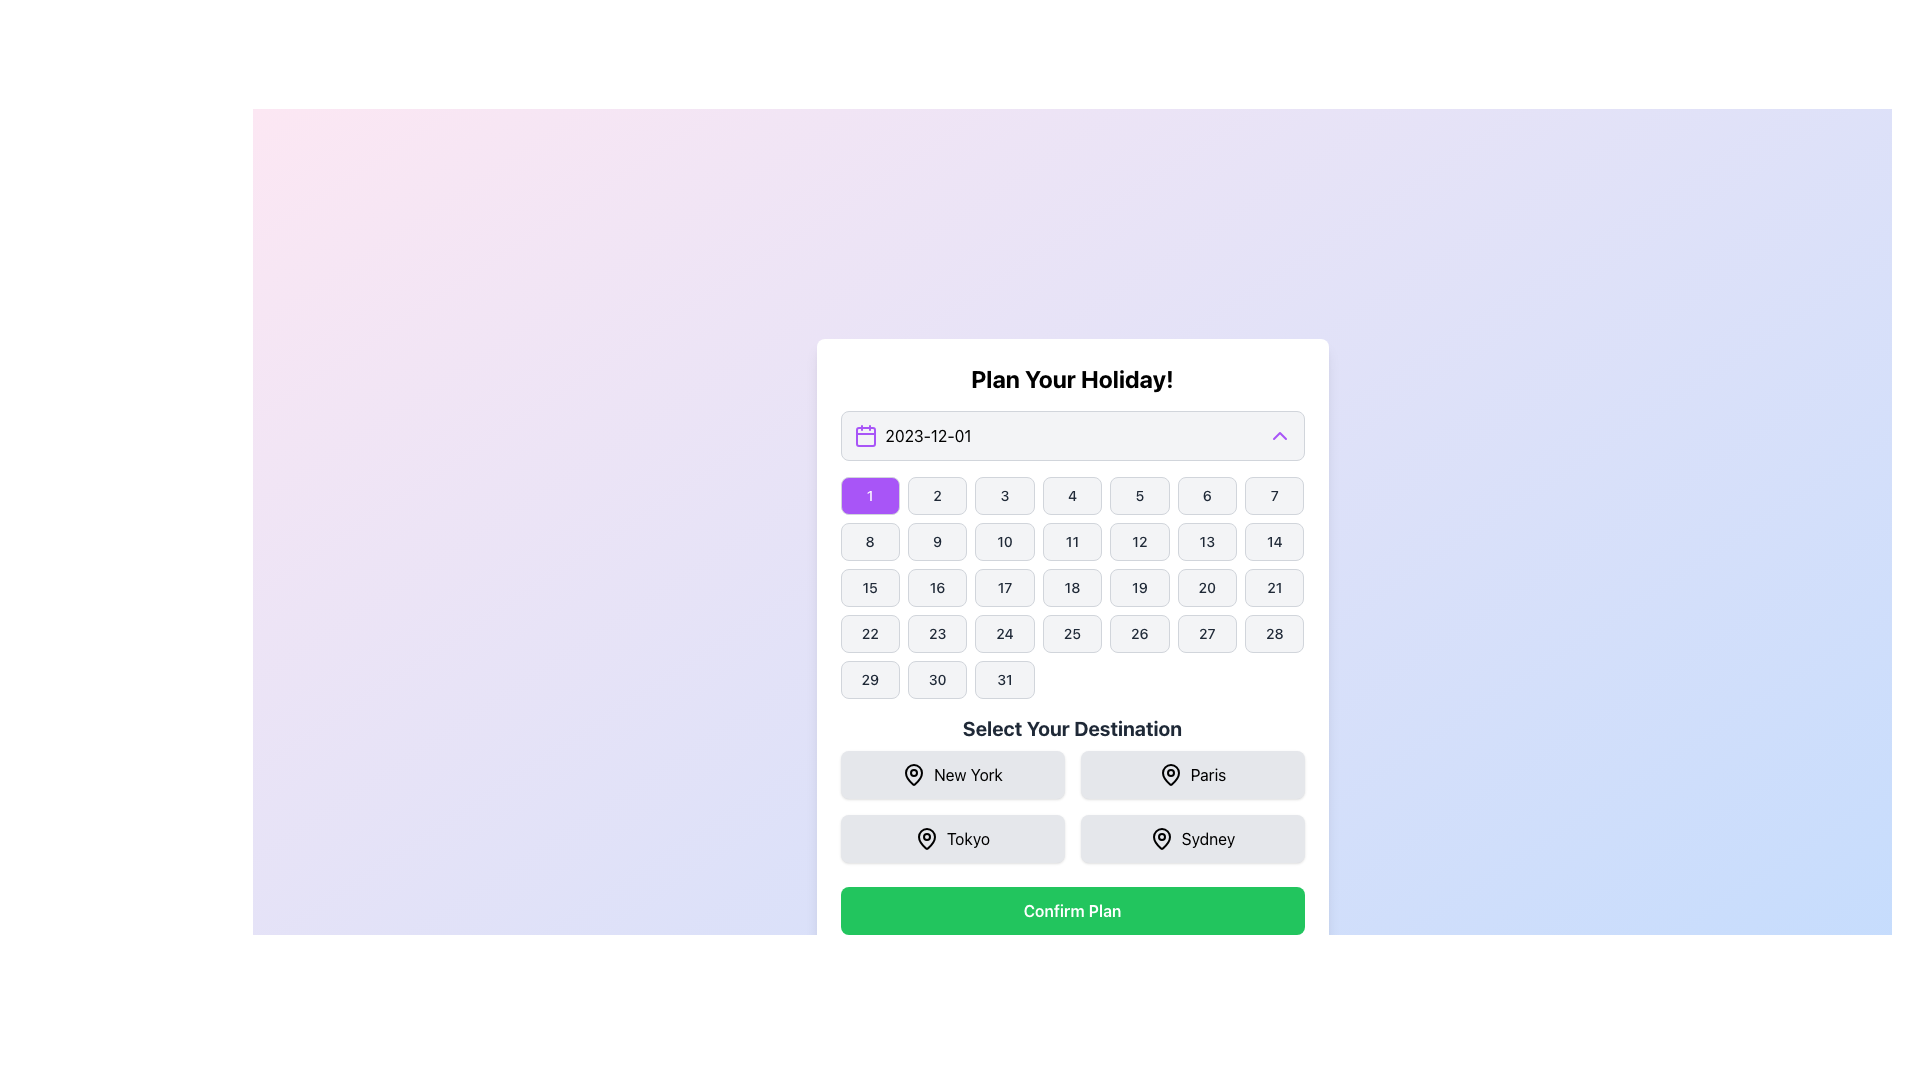  What do you see at coordinates (865, 434) in the screenshot?
I see `the date selector icon located to the left of the text '2023-12-01'` at bounding box center [865, 434].